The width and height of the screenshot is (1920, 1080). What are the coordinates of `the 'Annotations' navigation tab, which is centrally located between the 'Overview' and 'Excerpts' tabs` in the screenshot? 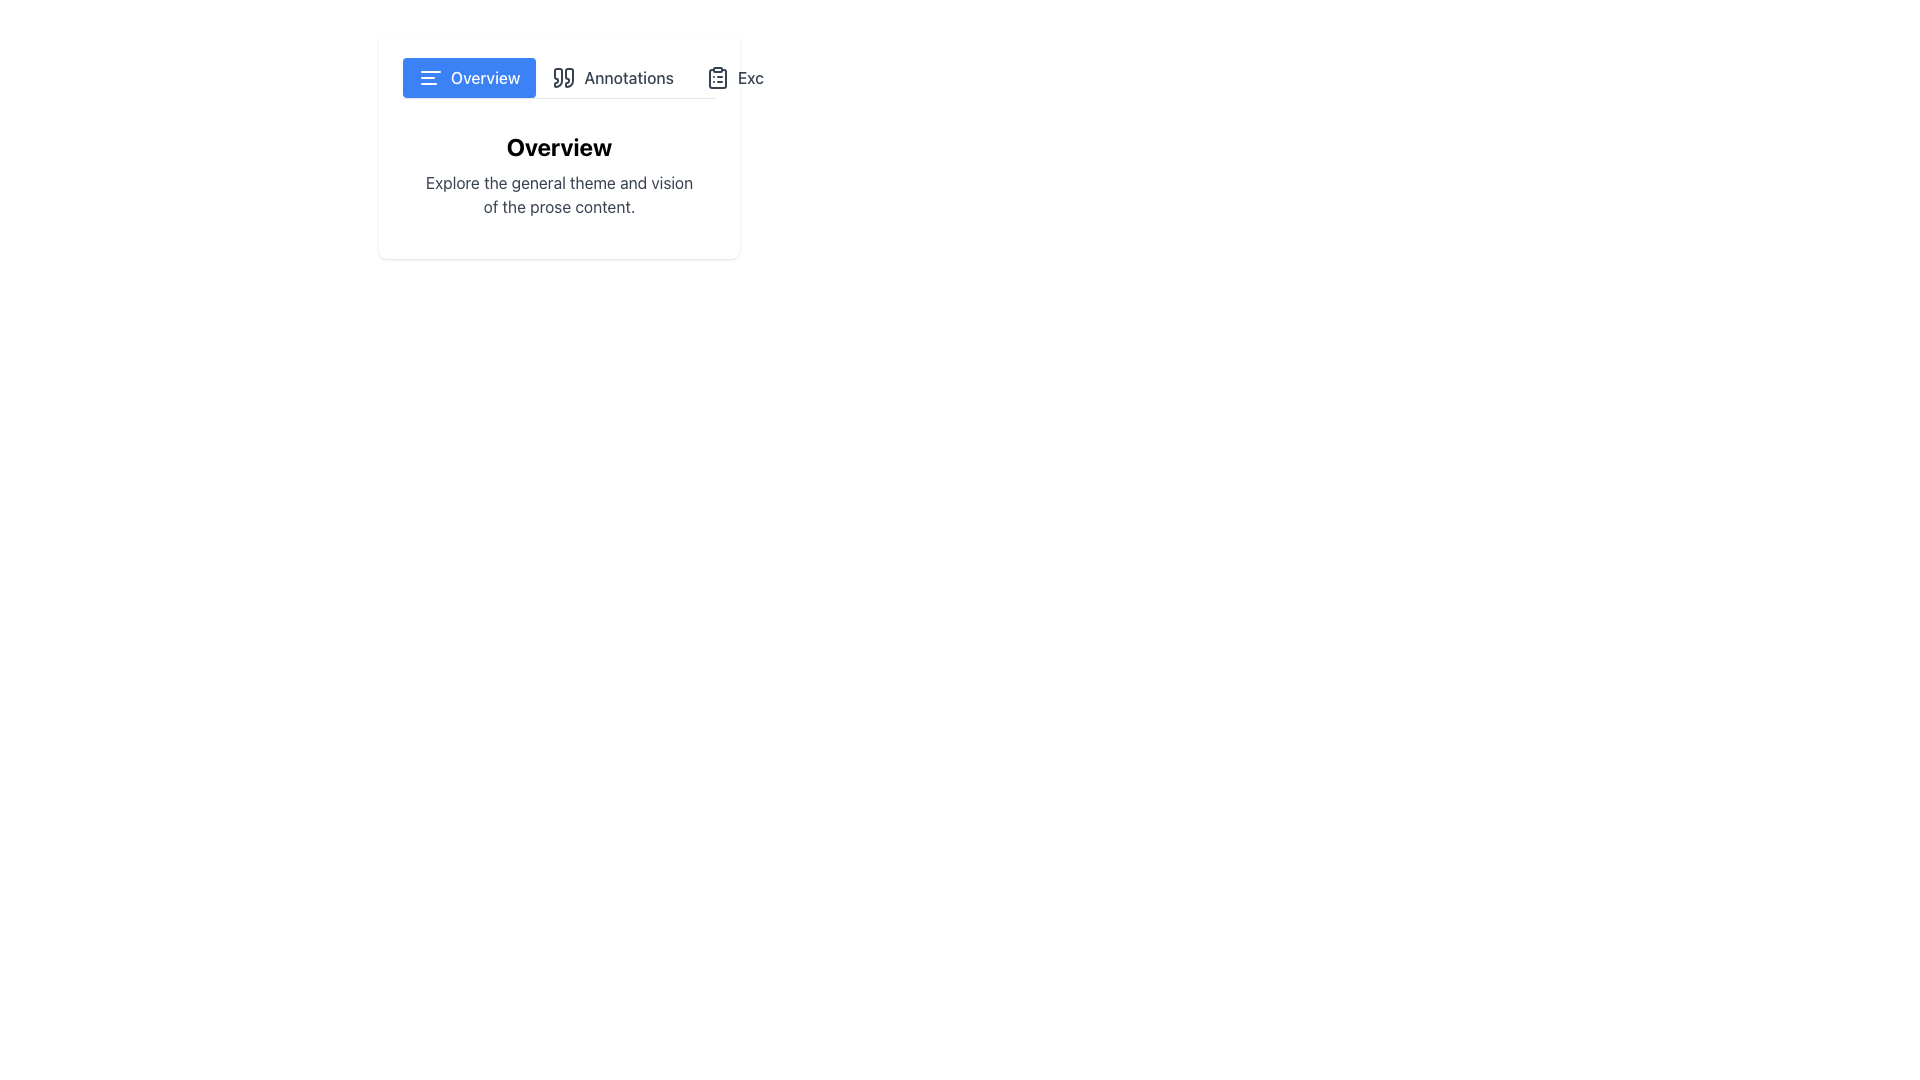 It's located at (612, 76).